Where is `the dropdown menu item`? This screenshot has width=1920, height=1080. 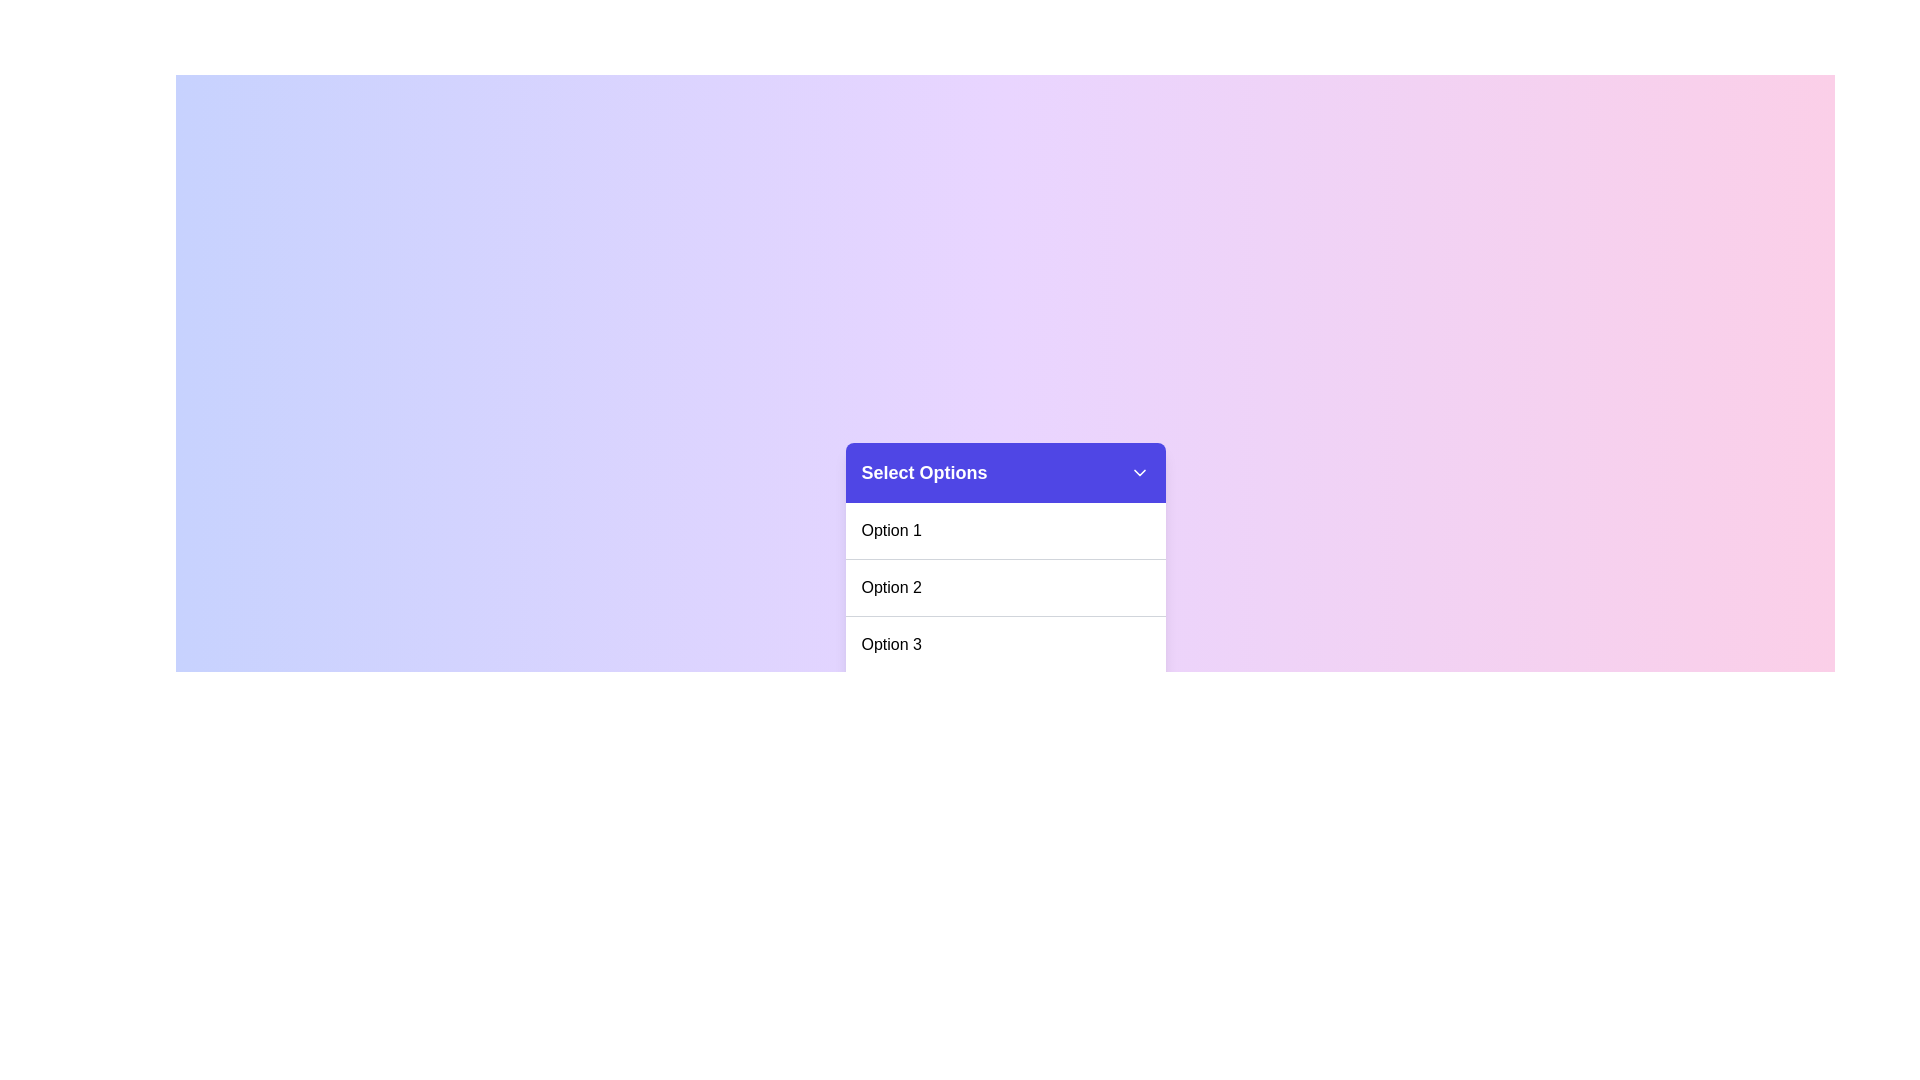 the dropdown menu item is located at coordinates (890, 586).